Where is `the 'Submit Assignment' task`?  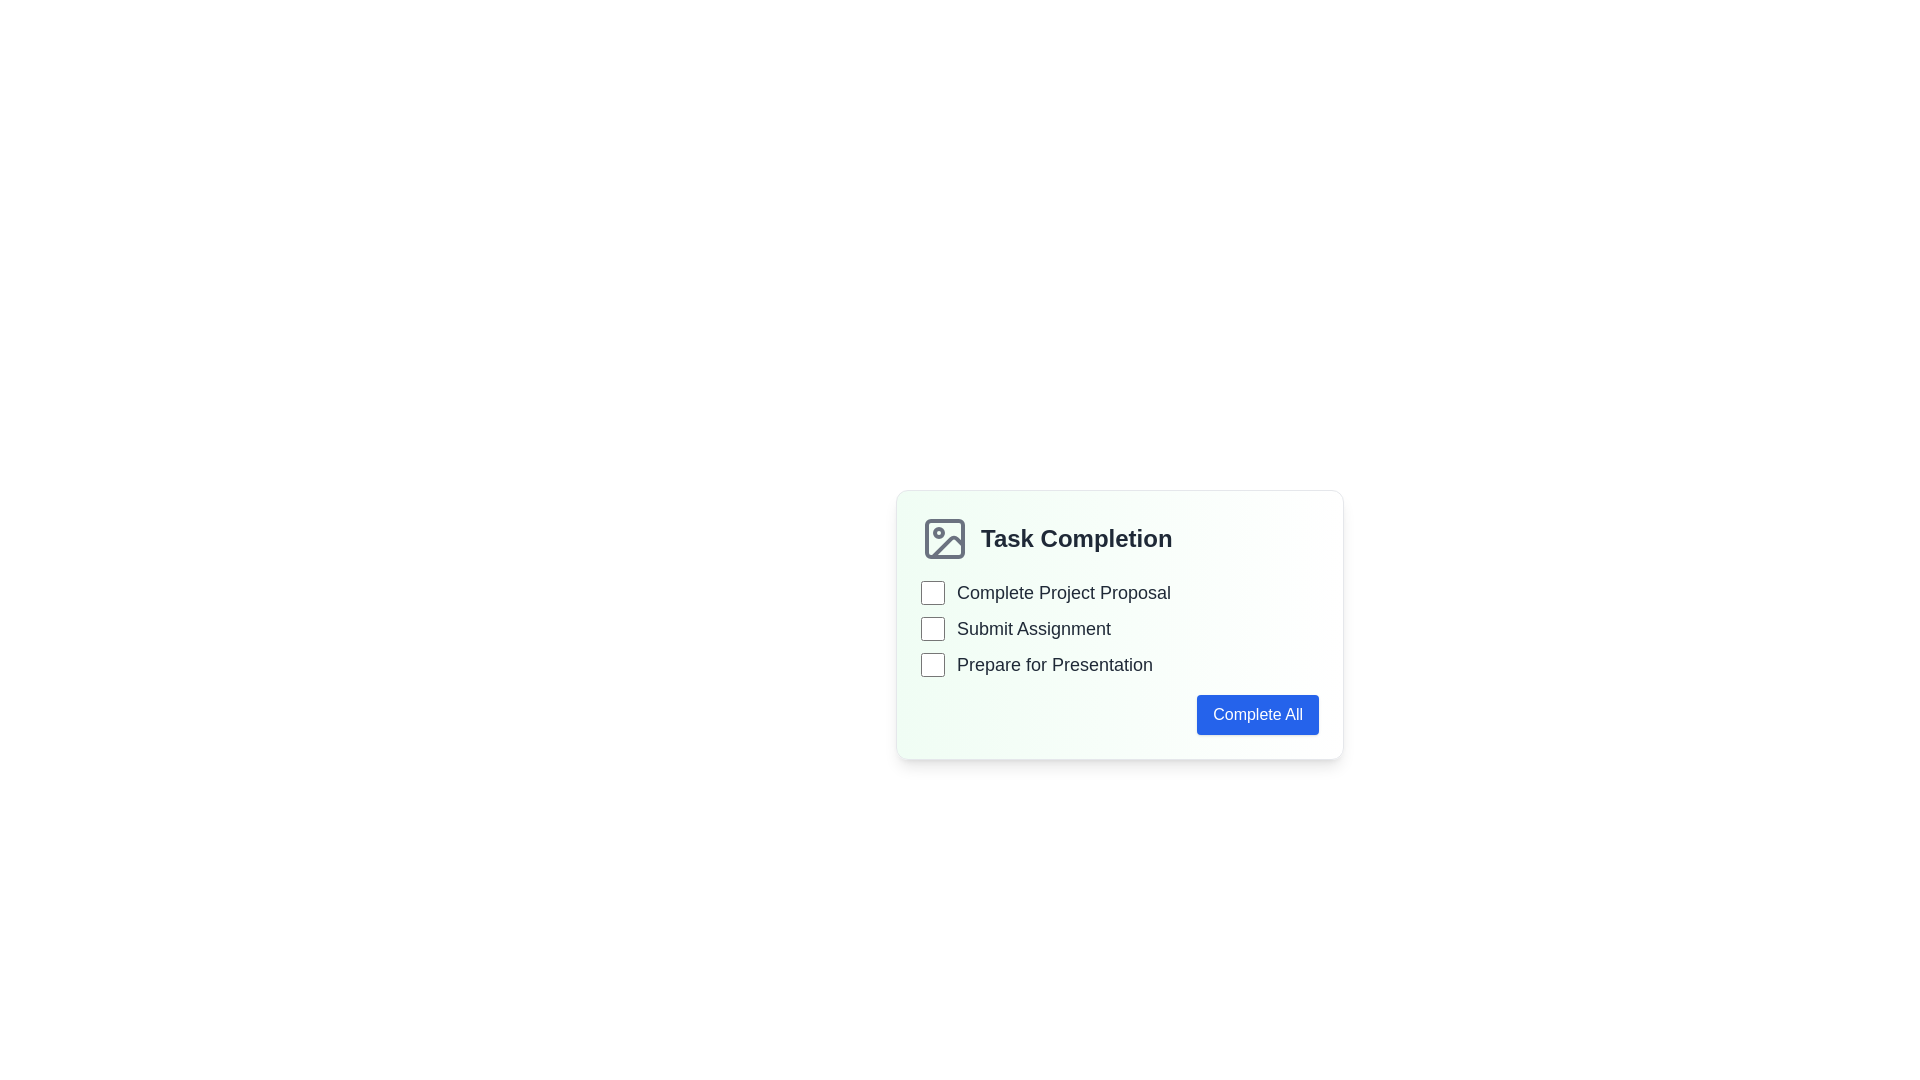 the 'Submit Assignment' task is located at coordinates (1118, 627).